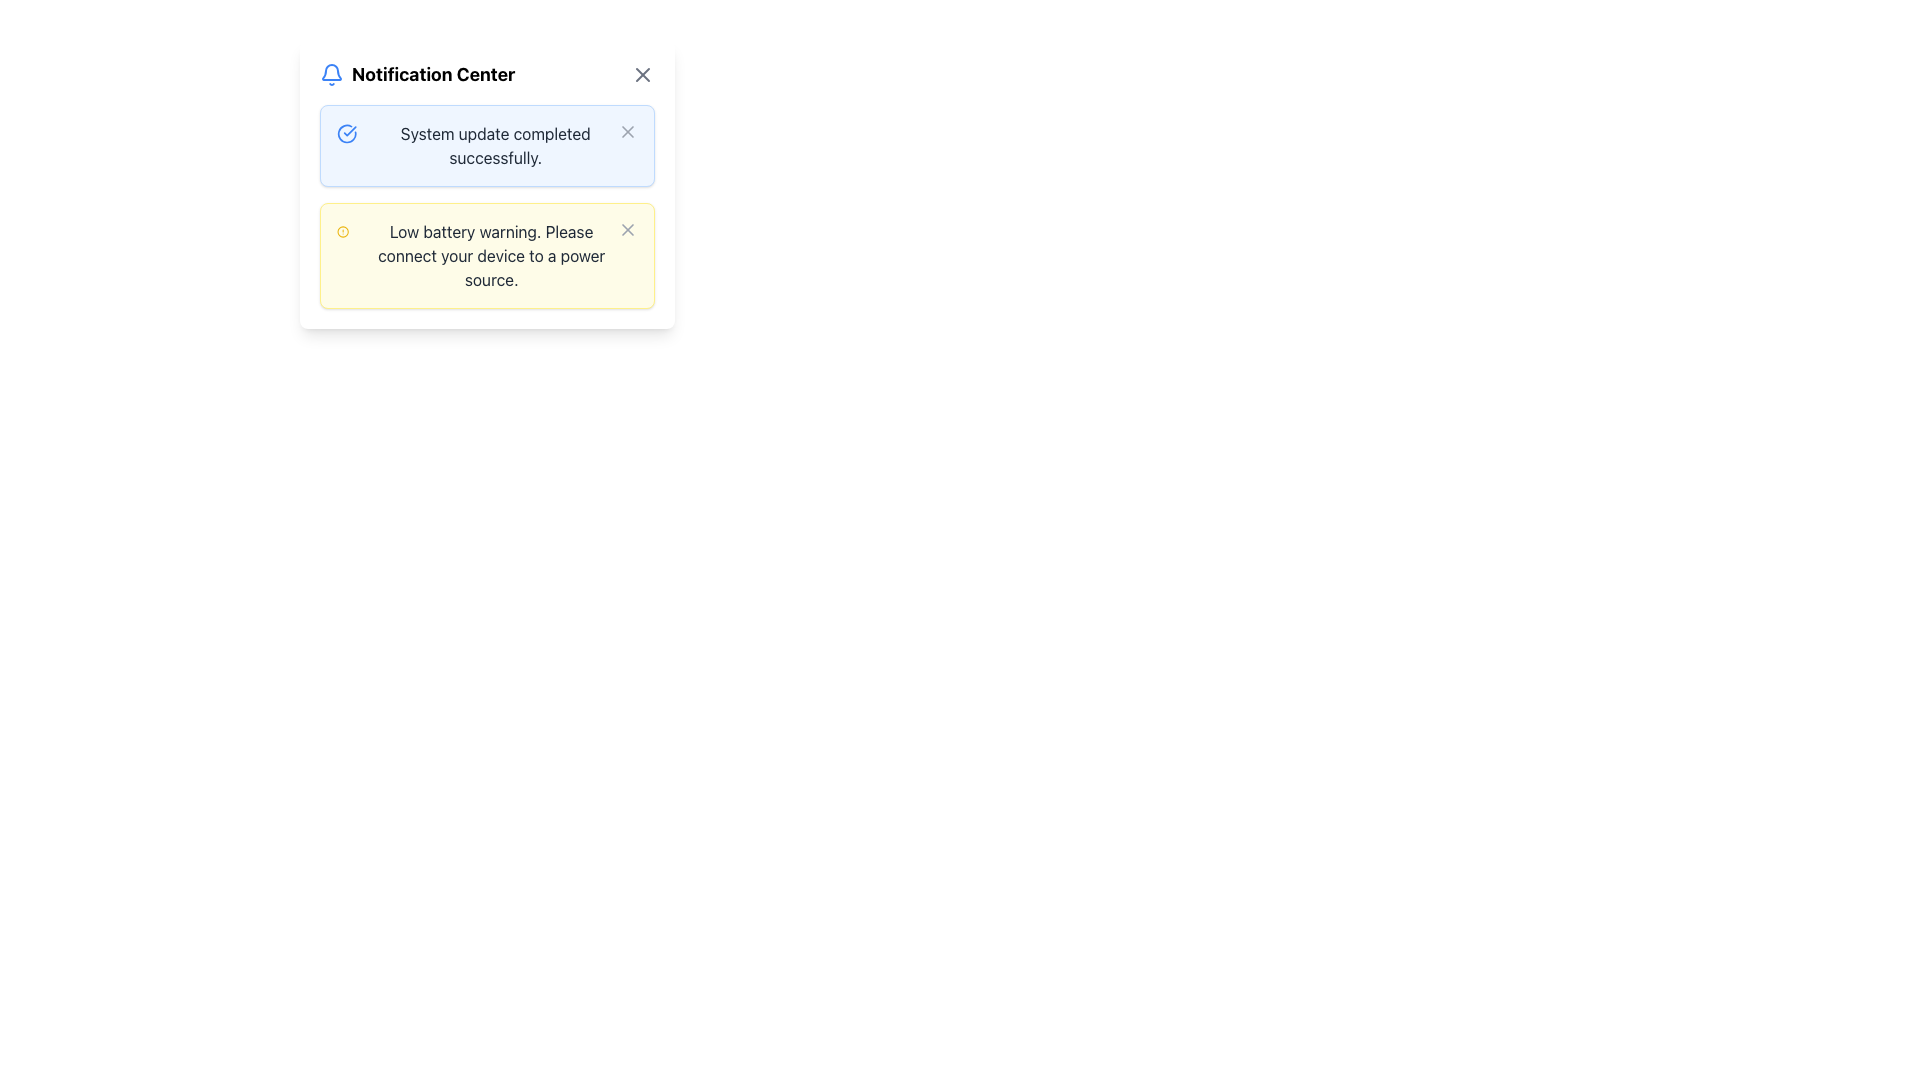 Image resolution: width=1920 pixels, height=1080 pixels. What do you see at coordinates (491, 254) in the screenshot?
I see `low battery notification text located in the warning notification area below the top message in the notification center` at bounding box center [491, 254].